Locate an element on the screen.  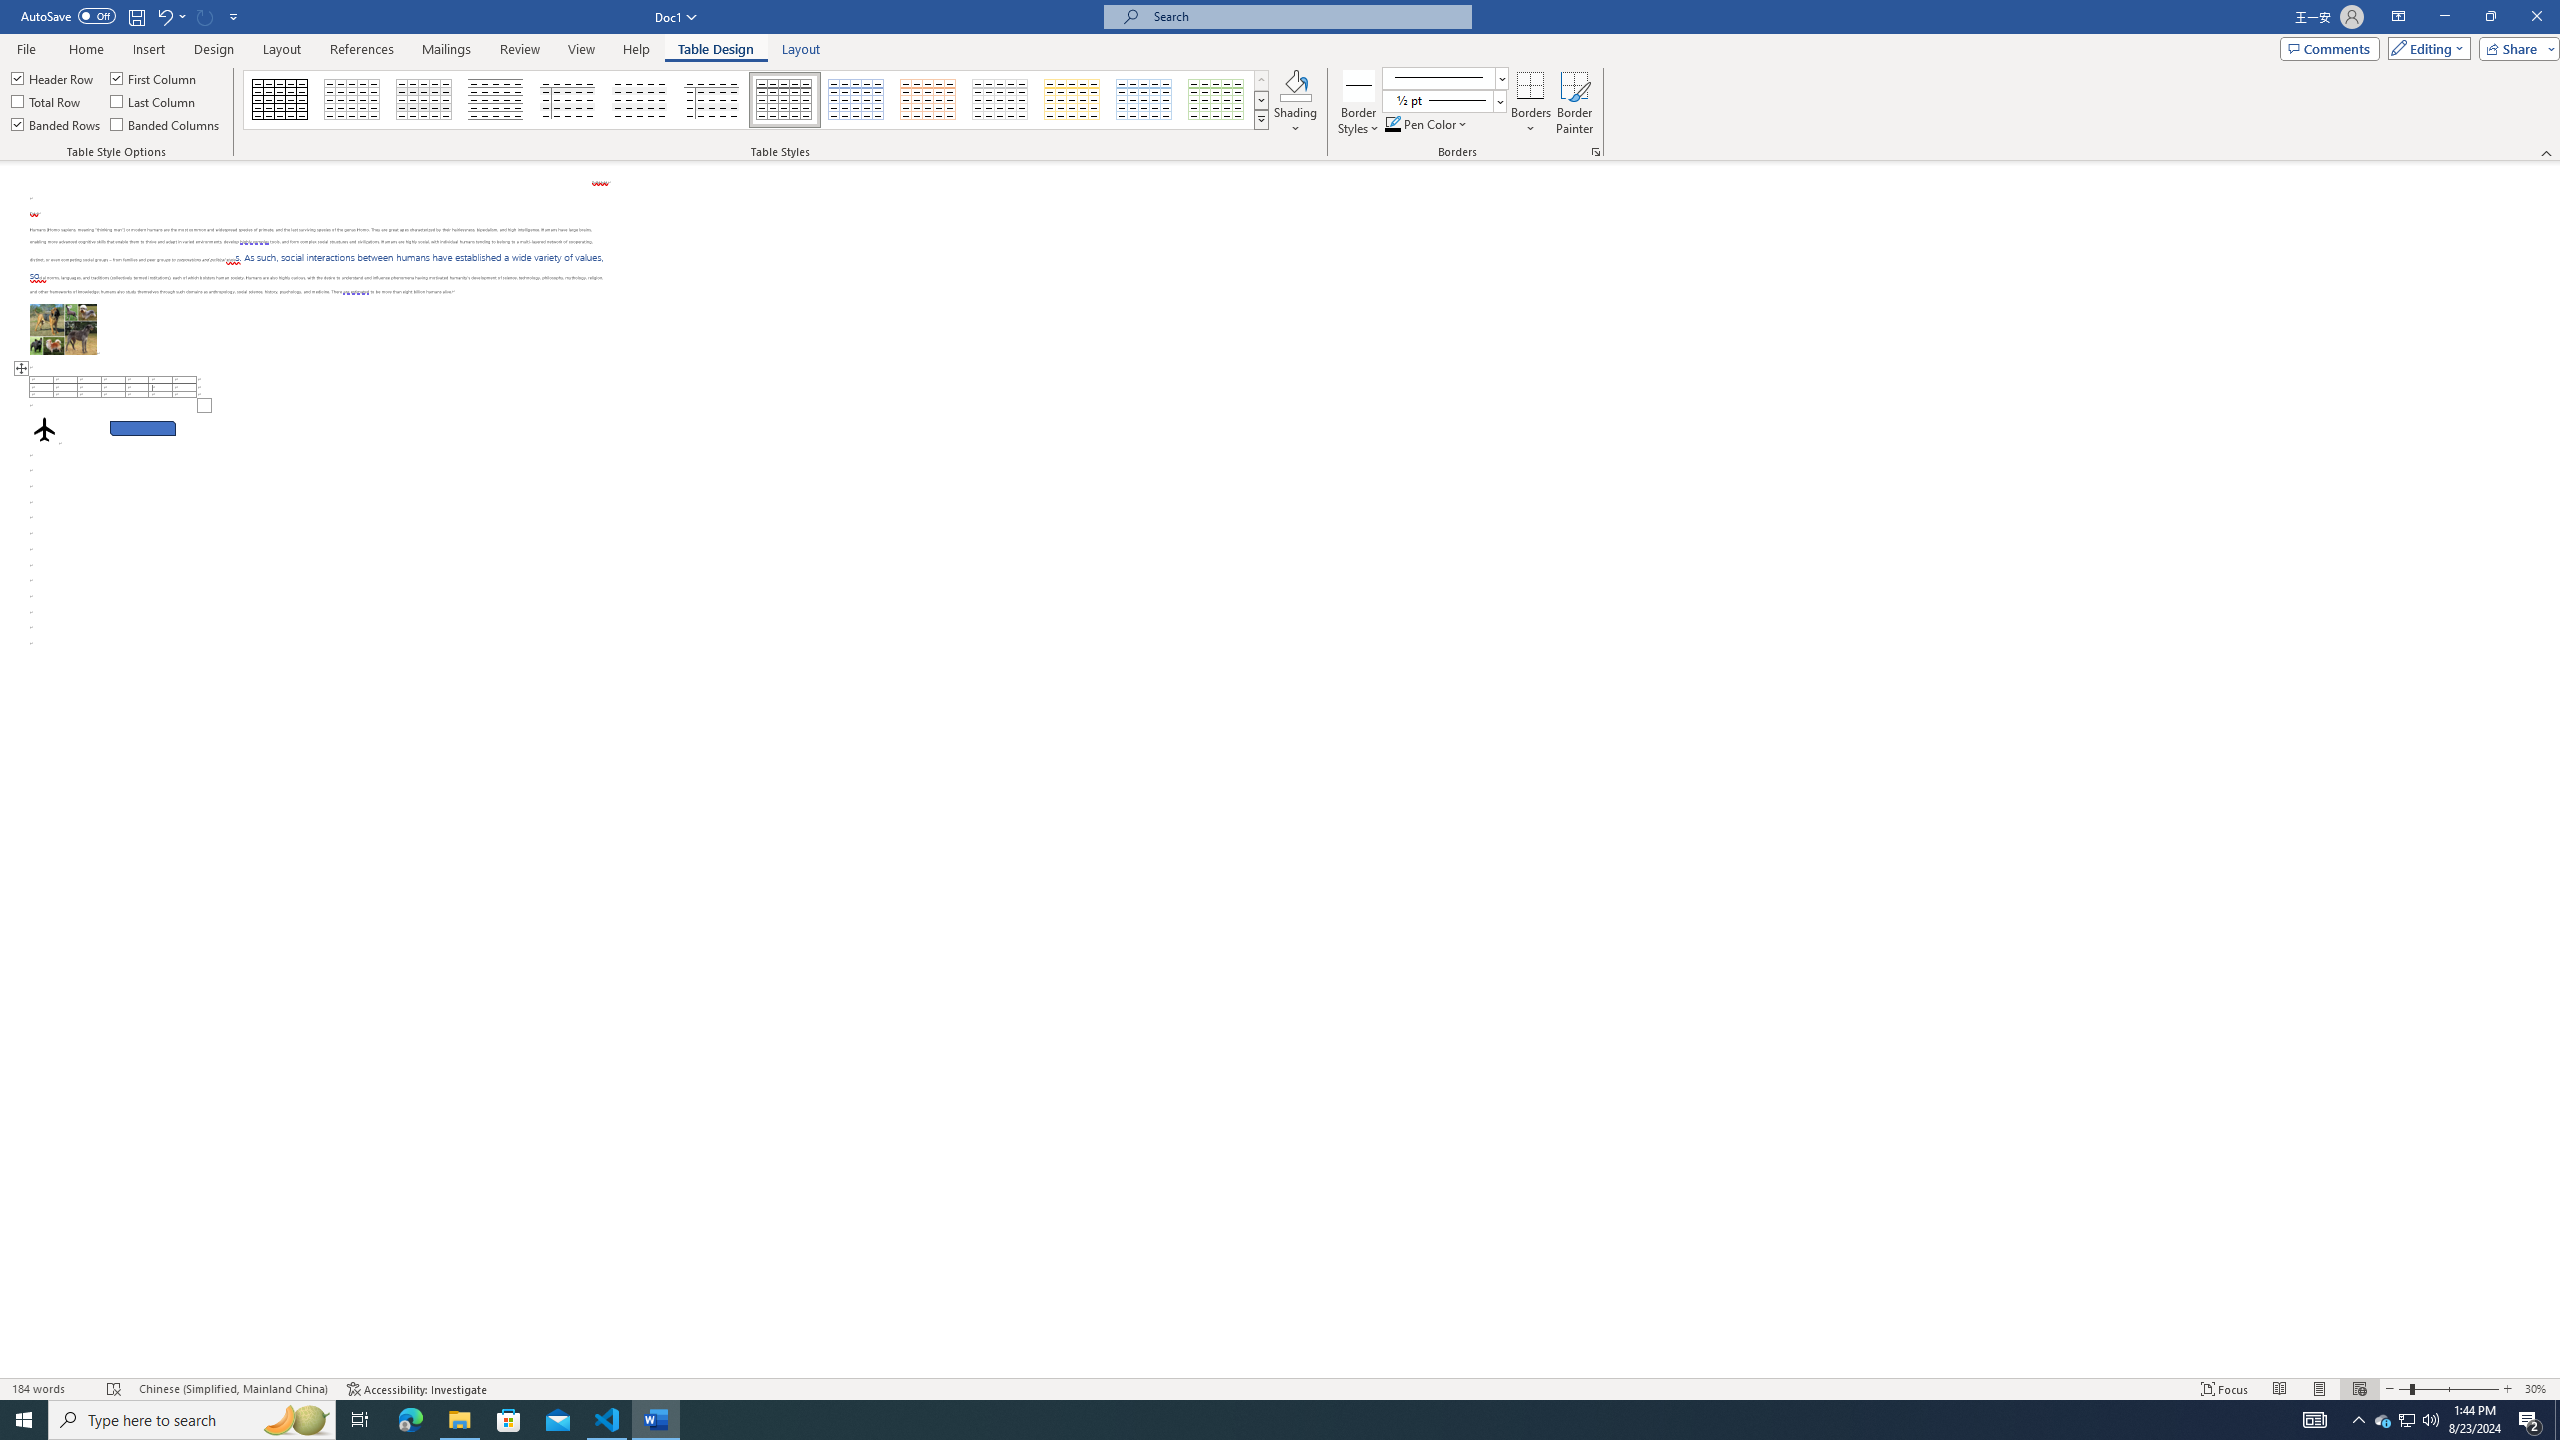
'Rectangle: Diagonal Corners Snipped 2' is located at coordinates (142, 428).